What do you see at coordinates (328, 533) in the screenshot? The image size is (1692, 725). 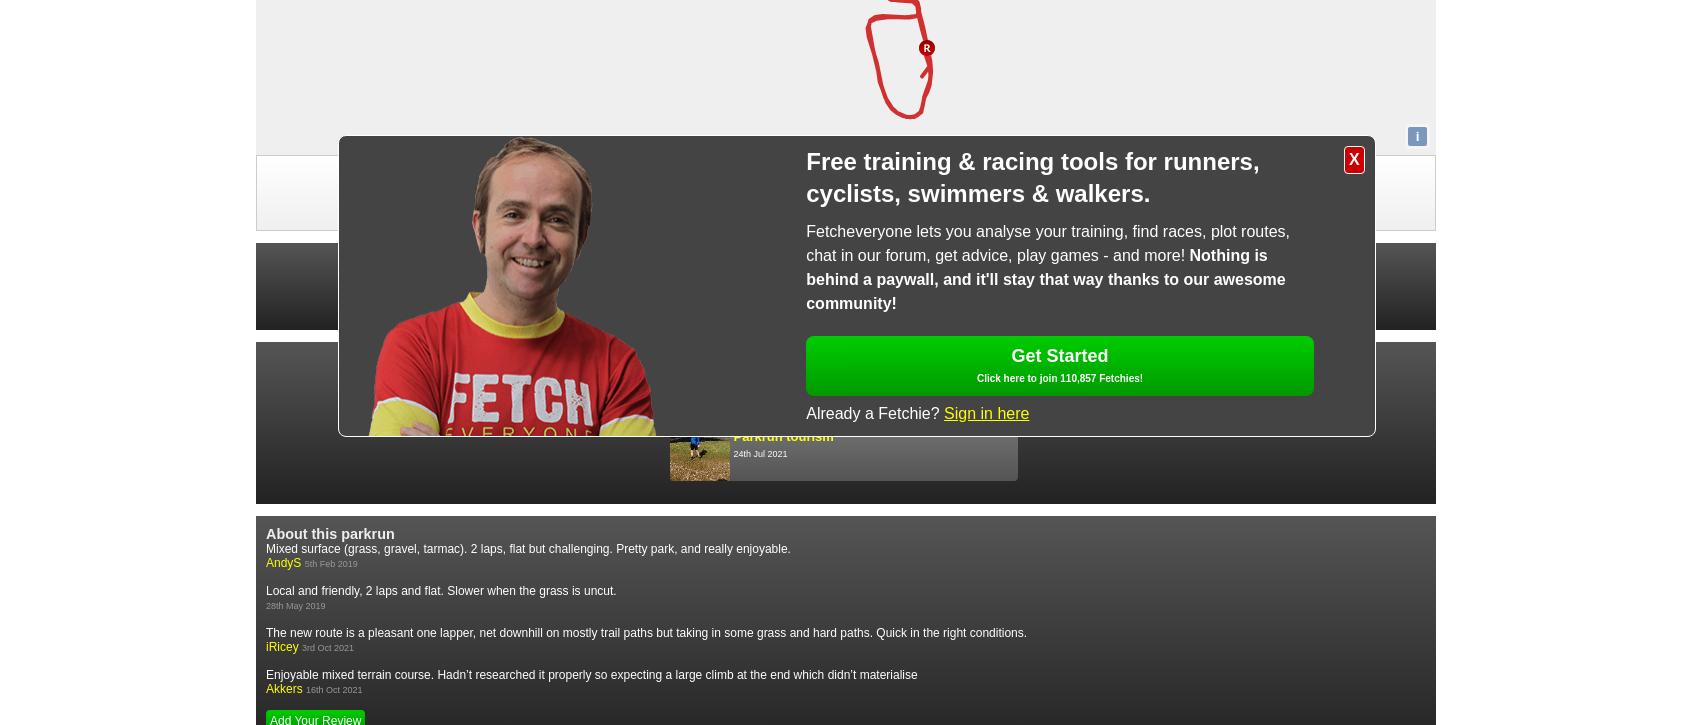 I see `'About this parkrun'` at bounding box center [328, 533].